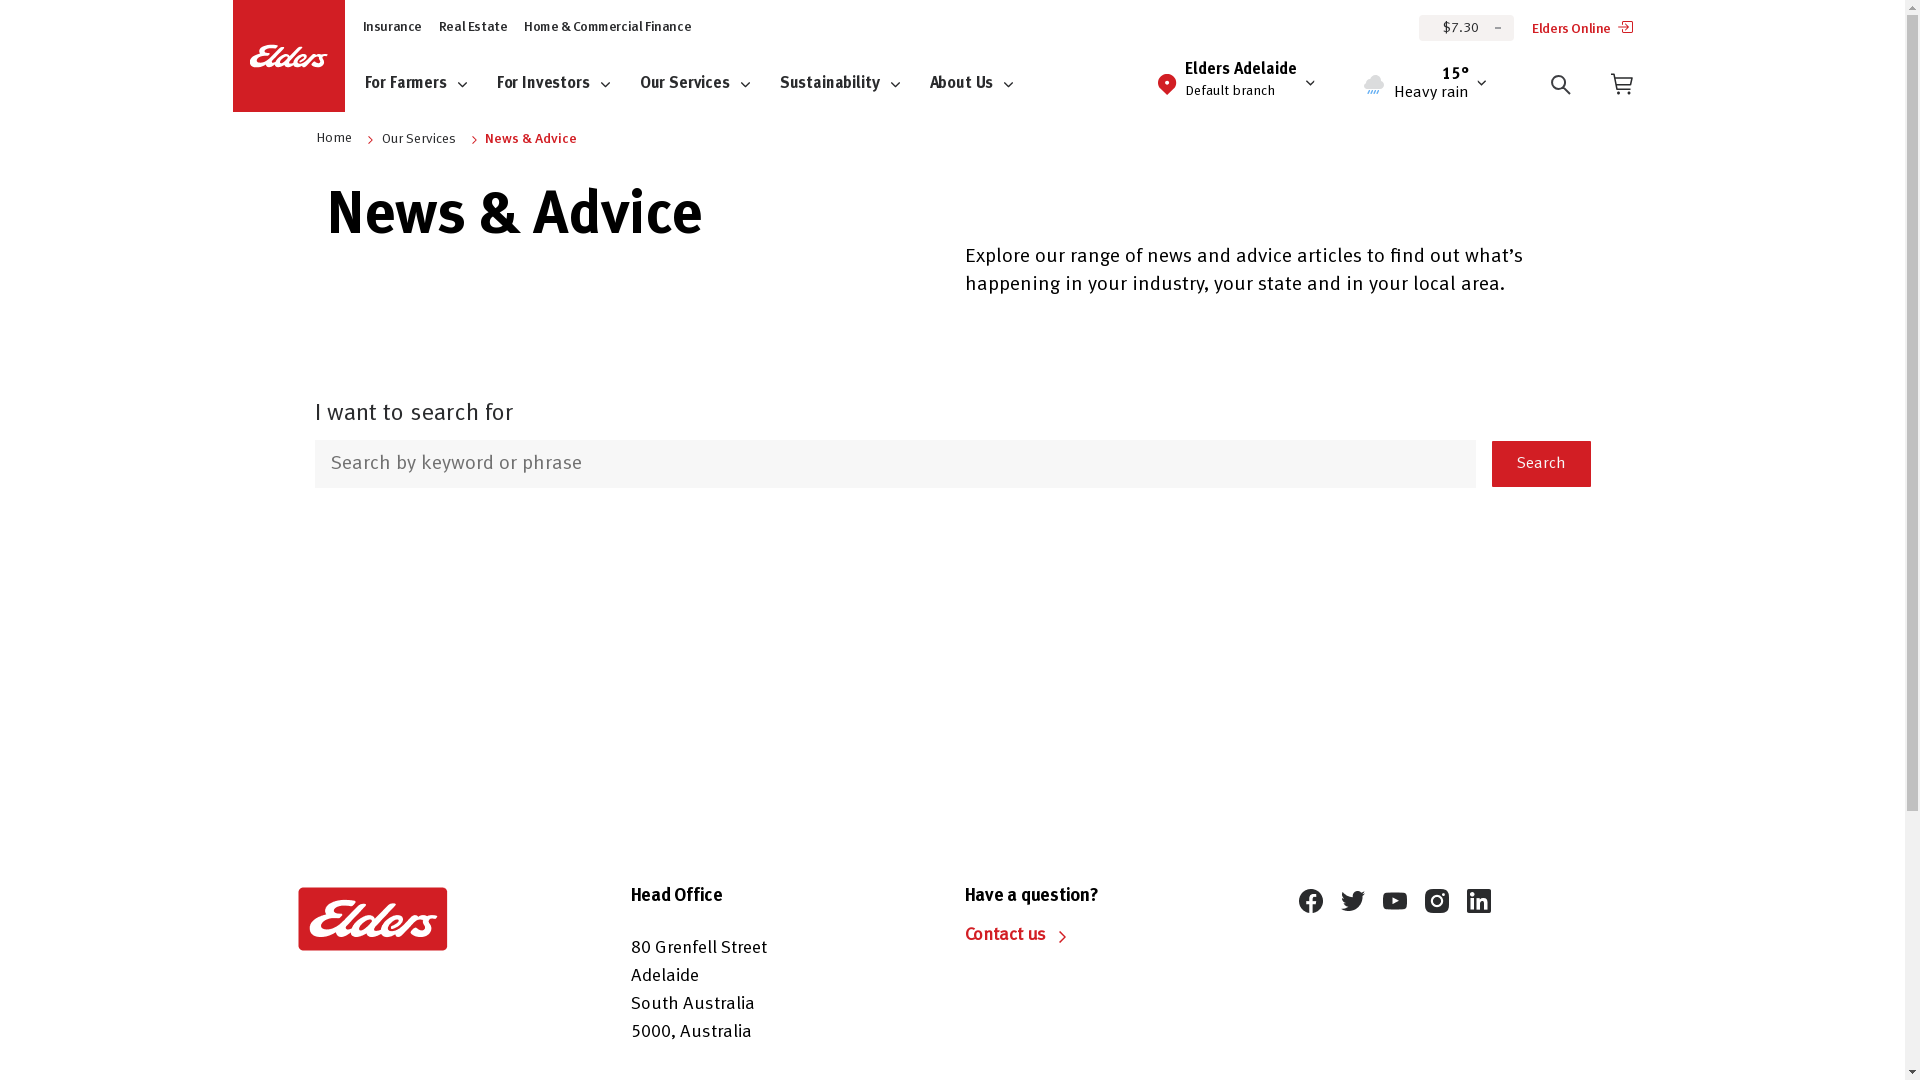 Image resolution: width=1920 pixels, height=1080 pixels. What do you see at coordinates (1540, 463) in the screenshot?
I see `'Search'` at bounding box center [1540, 463].